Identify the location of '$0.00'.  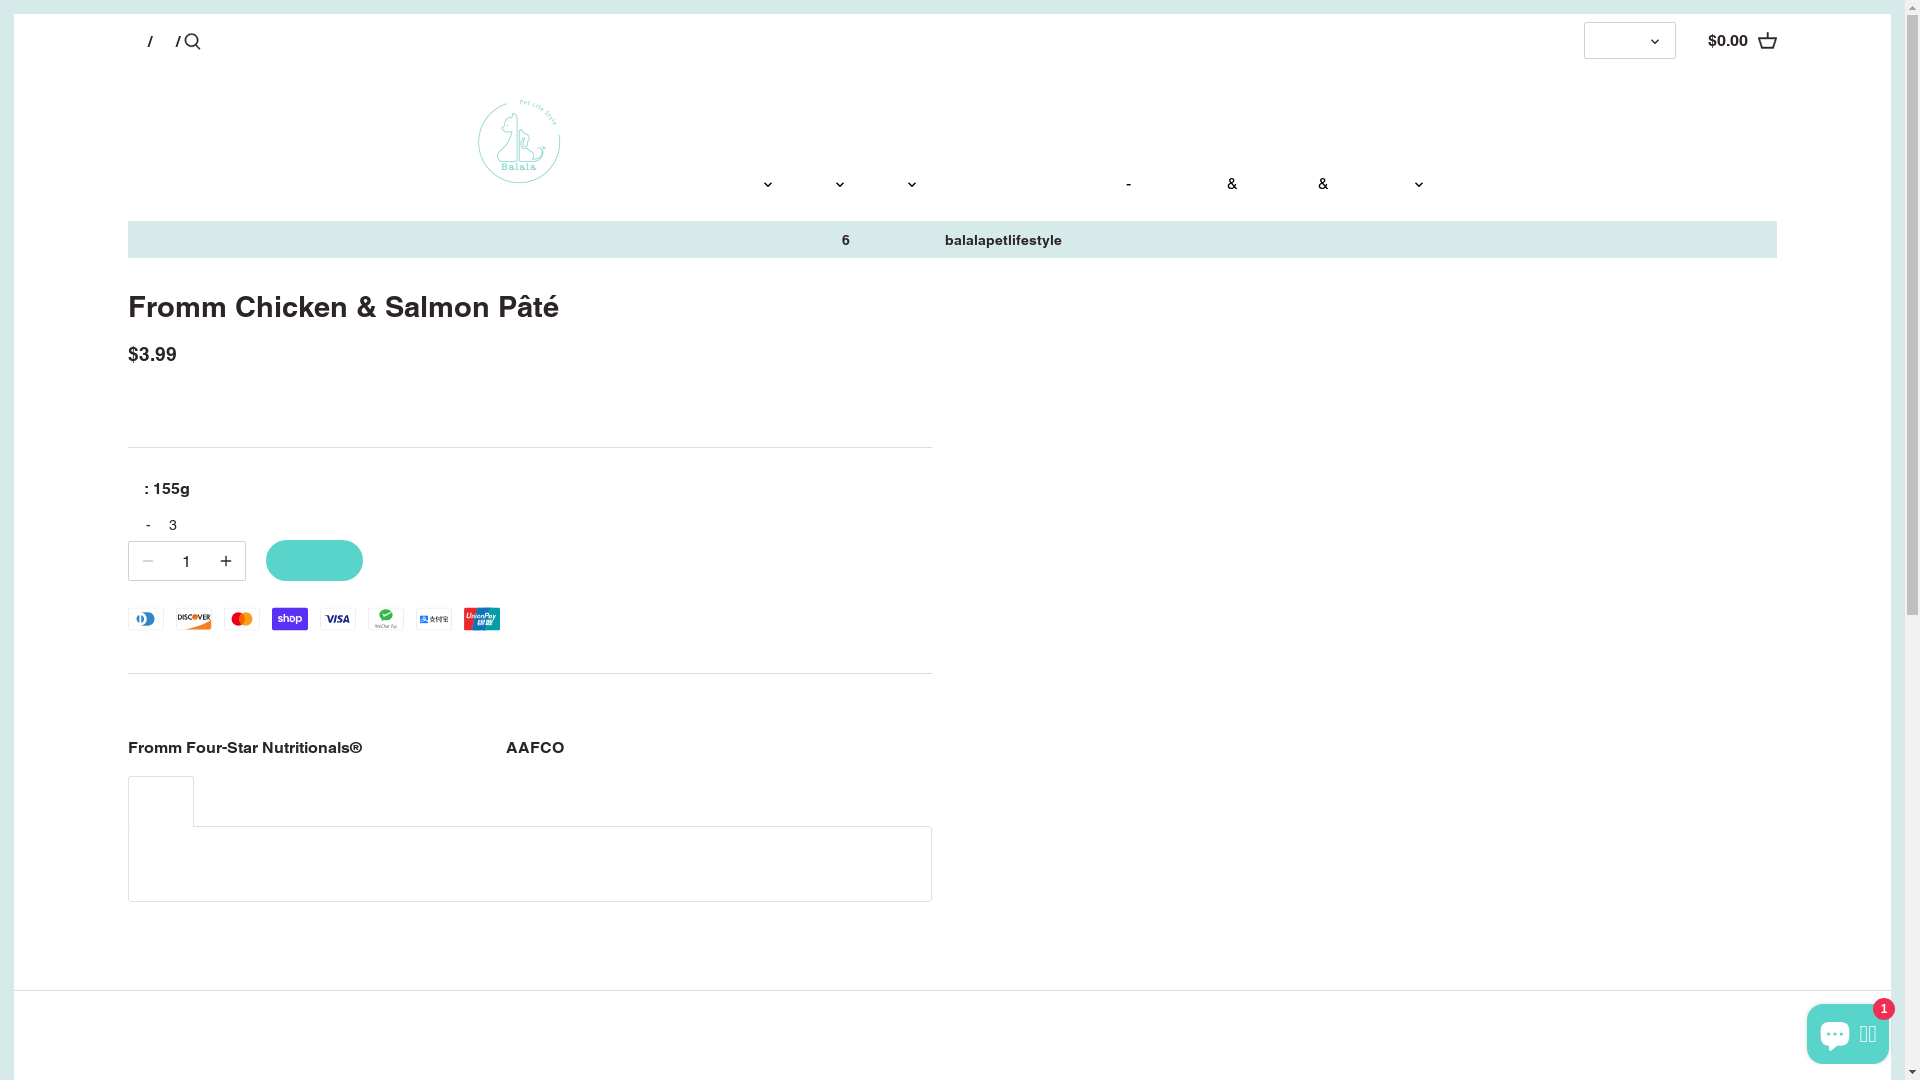
(1741, 41).